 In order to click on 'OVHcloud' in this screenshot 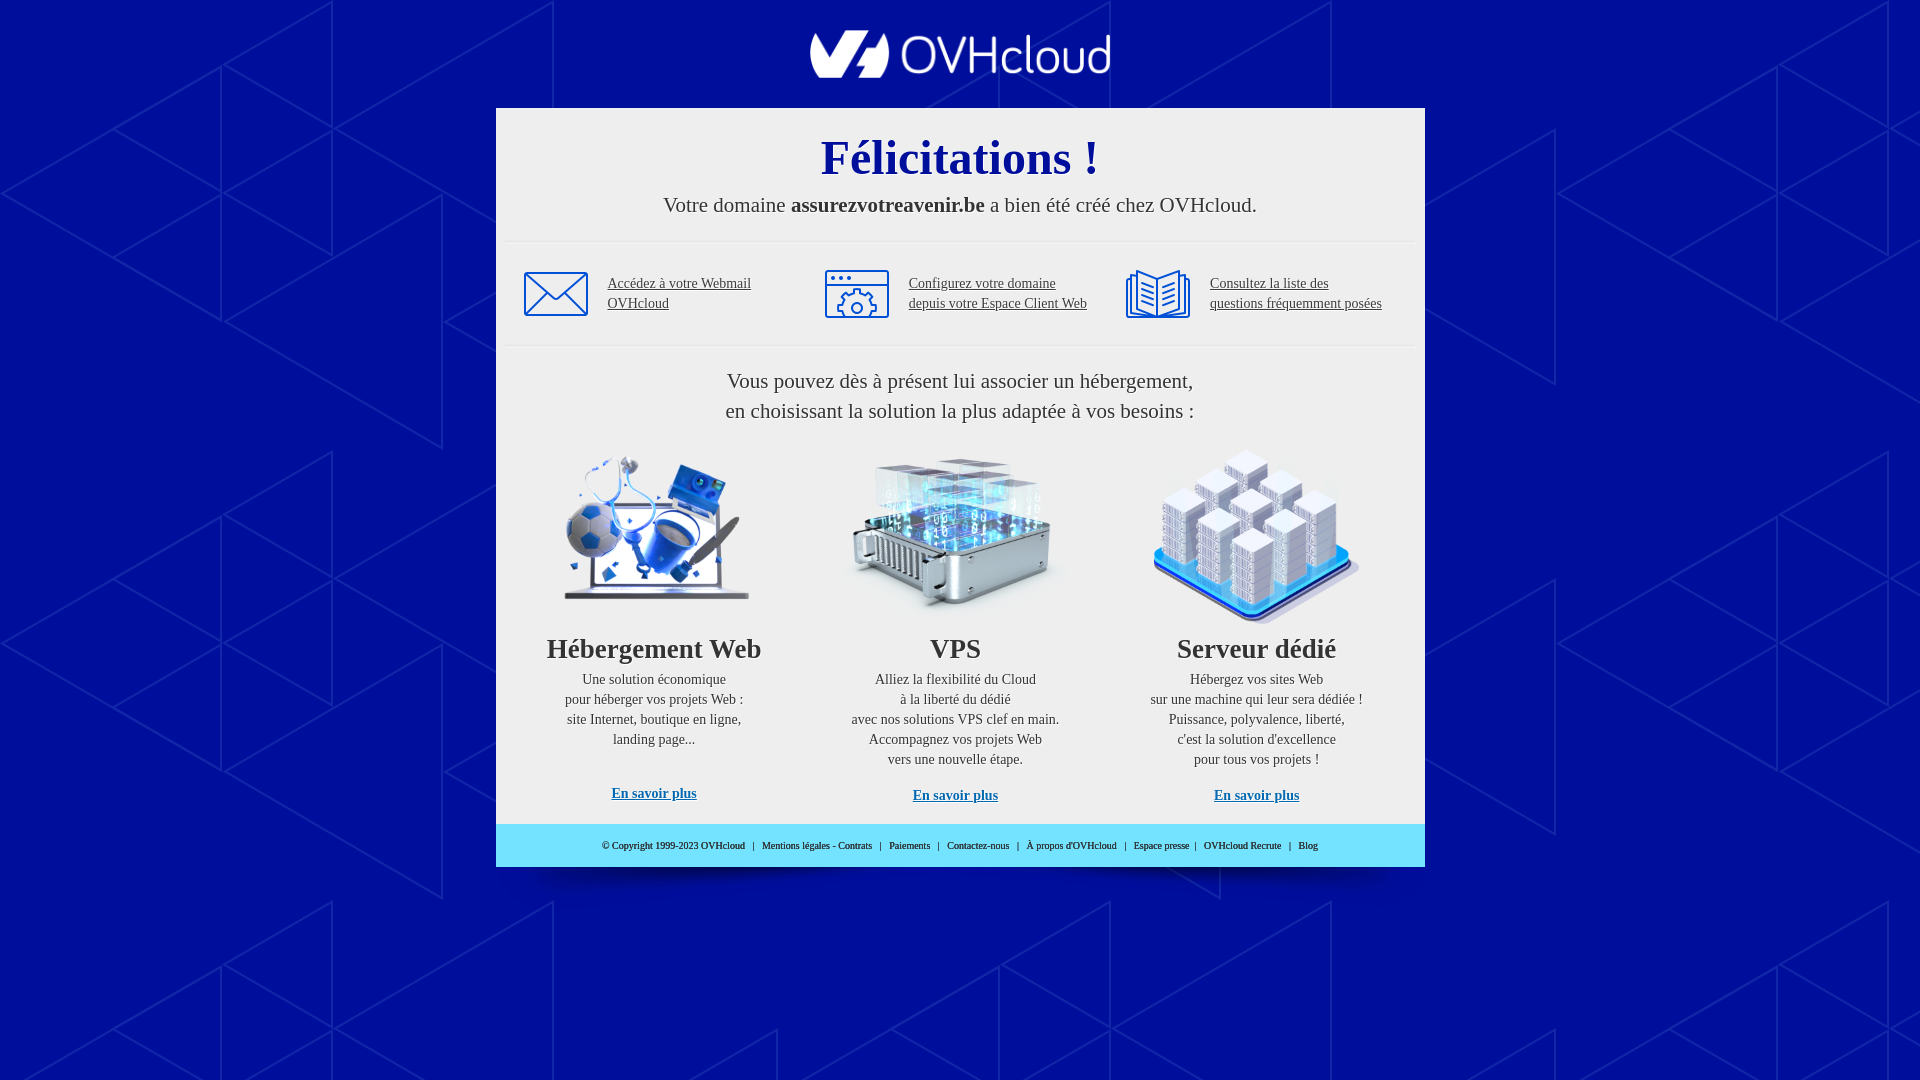, I will do `click(960, 71)`.